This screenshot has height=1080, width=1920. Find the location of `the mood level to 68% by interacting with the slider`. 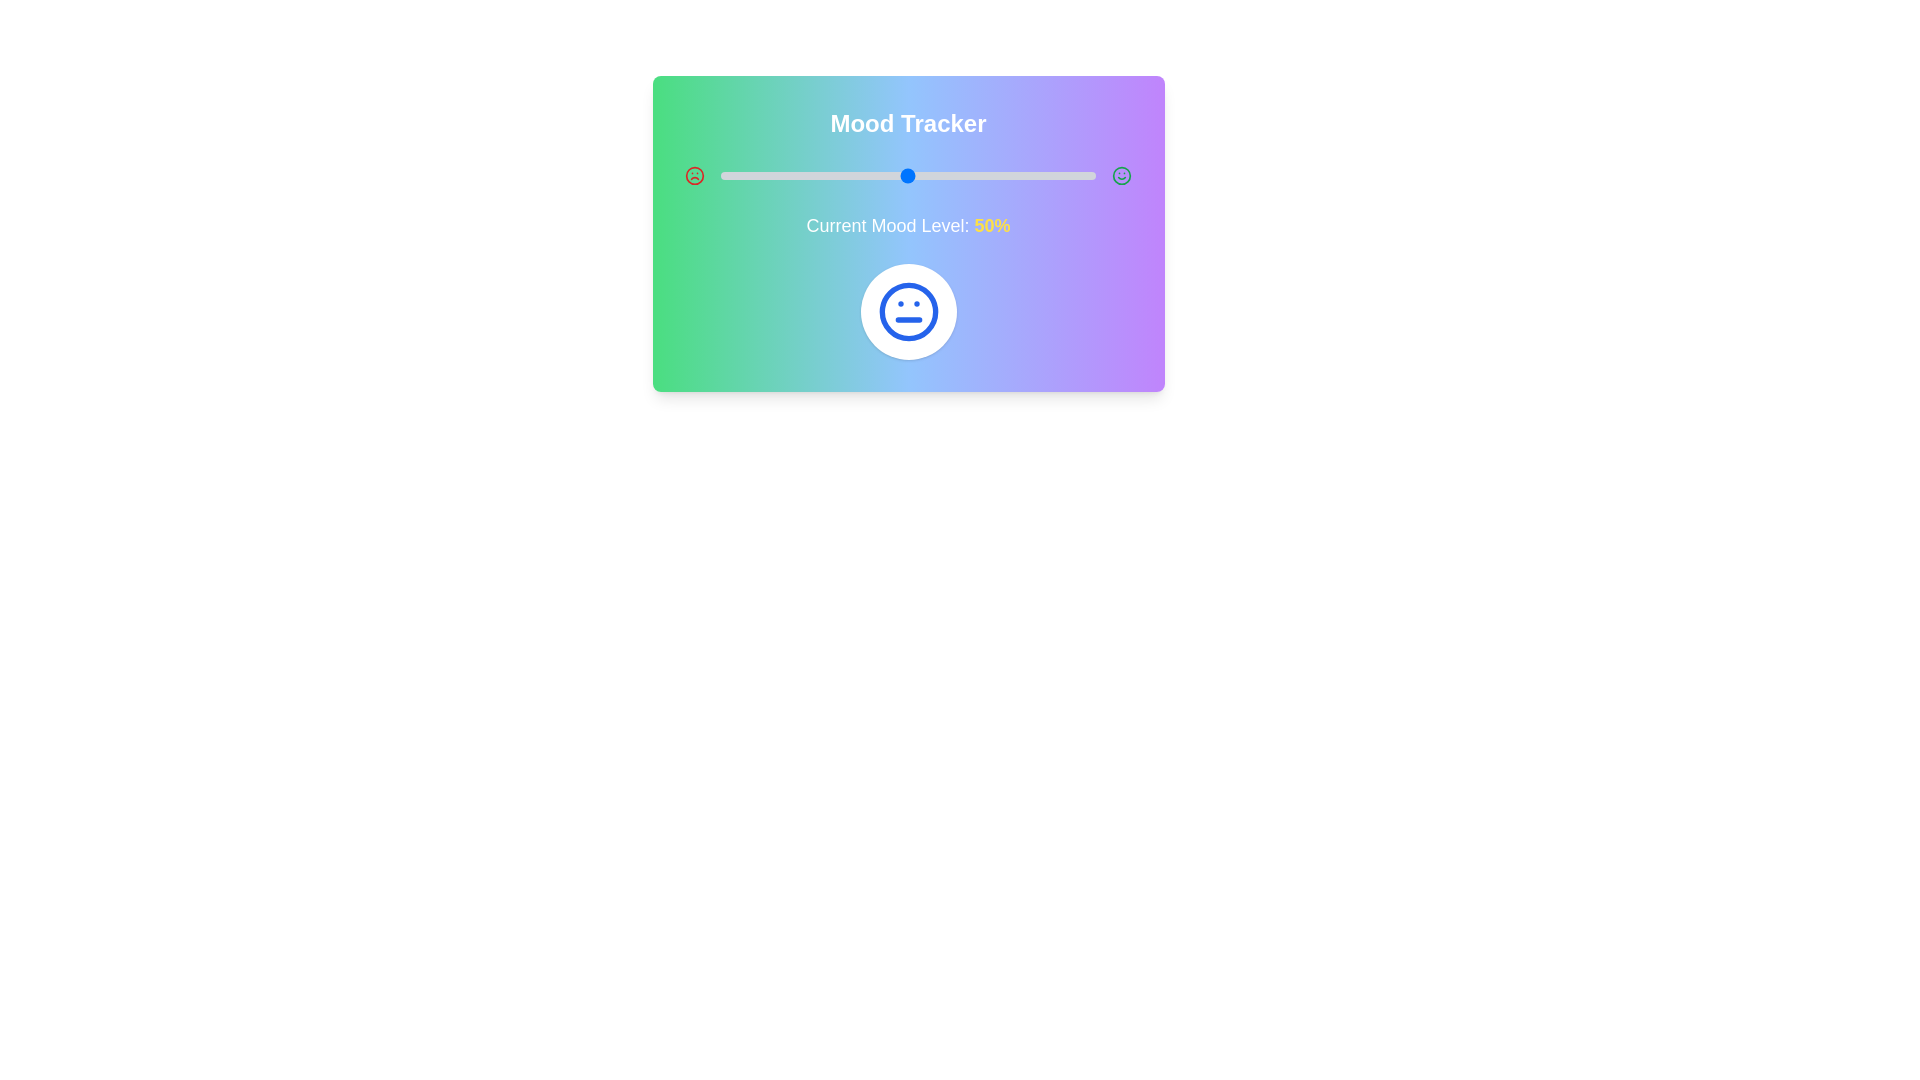

the mood level to 68% by interacting with the slider is located at coordinates (976, 175).